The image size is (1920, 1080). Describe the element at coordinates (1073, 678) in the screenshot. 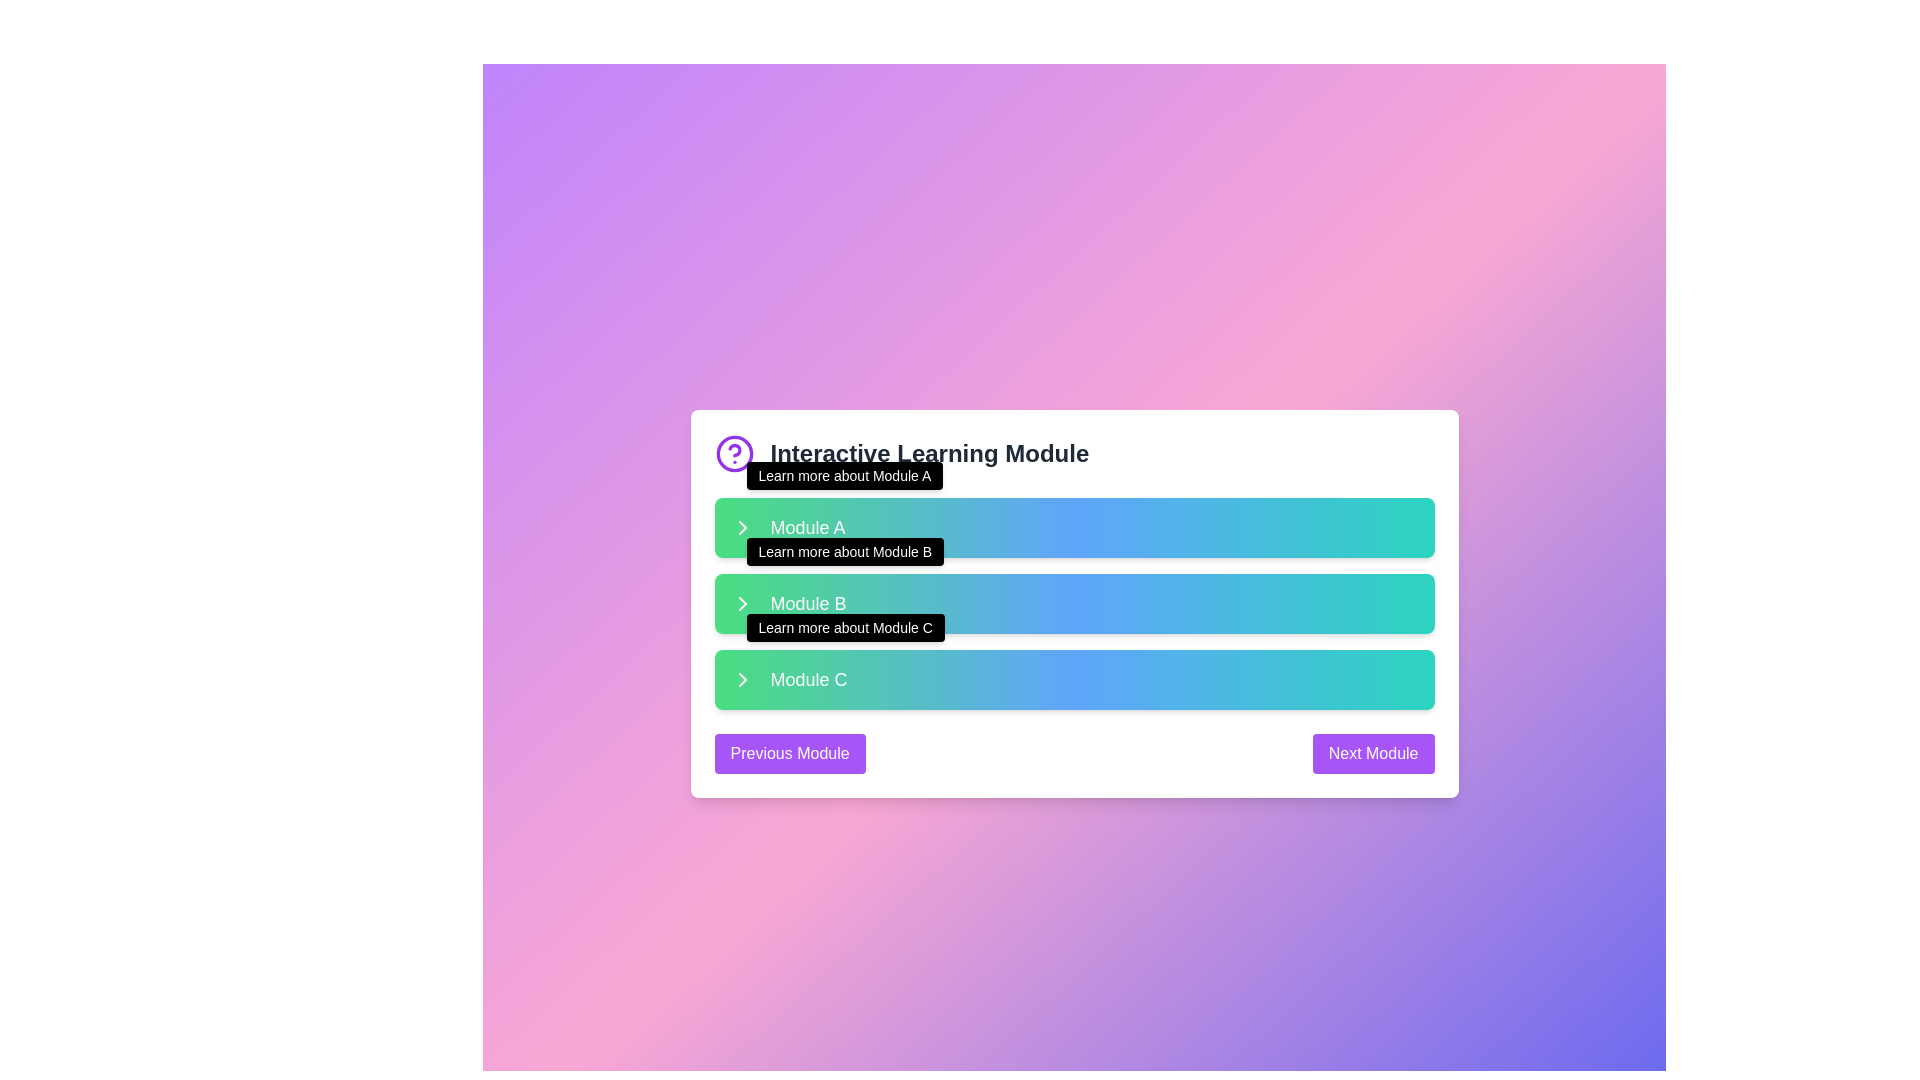

I see `the 'Module C' card, which is the third card in a vertical arrangement of cards, positioned centrally below the 'Module B' card` at that location.